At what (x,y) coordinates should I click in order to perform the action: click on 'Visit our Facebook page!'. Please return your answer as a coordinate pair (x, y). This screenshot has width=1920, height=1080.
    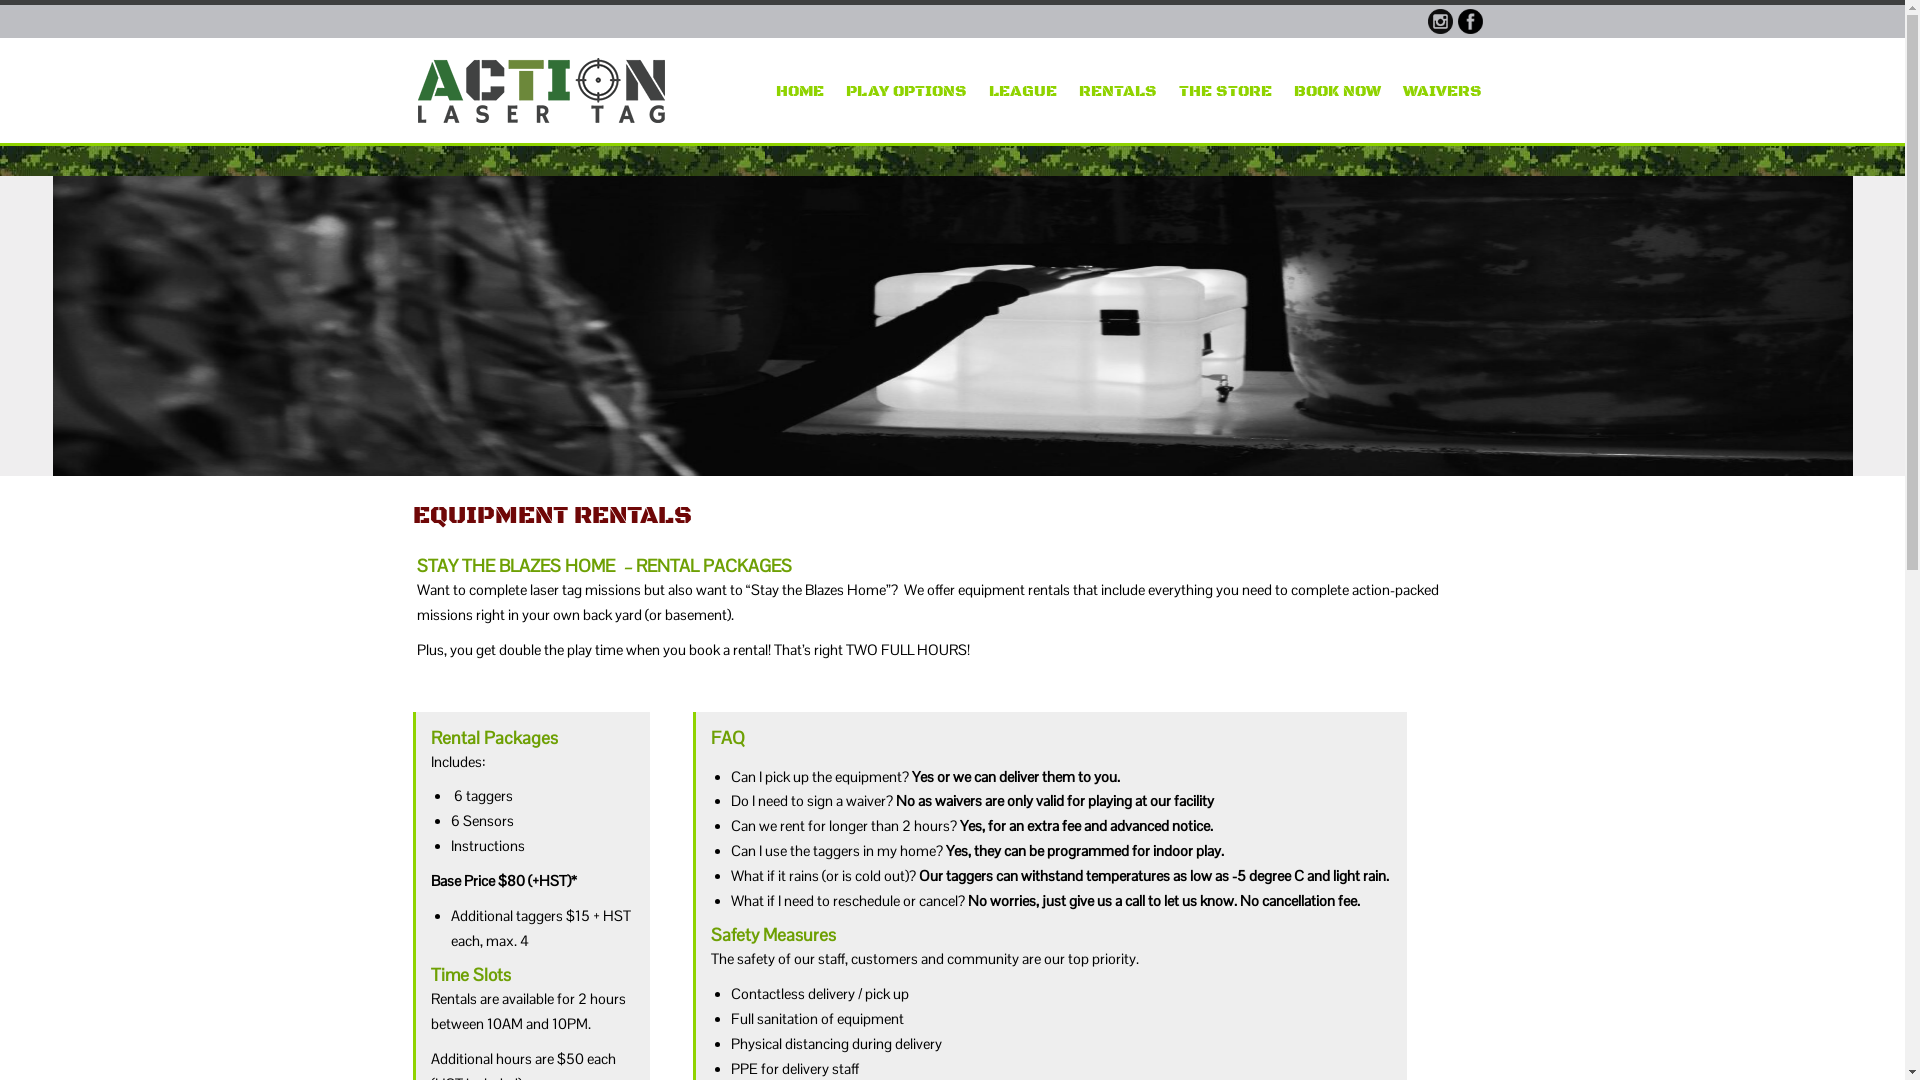
    Looking at the image, I should click on (1470, 21).